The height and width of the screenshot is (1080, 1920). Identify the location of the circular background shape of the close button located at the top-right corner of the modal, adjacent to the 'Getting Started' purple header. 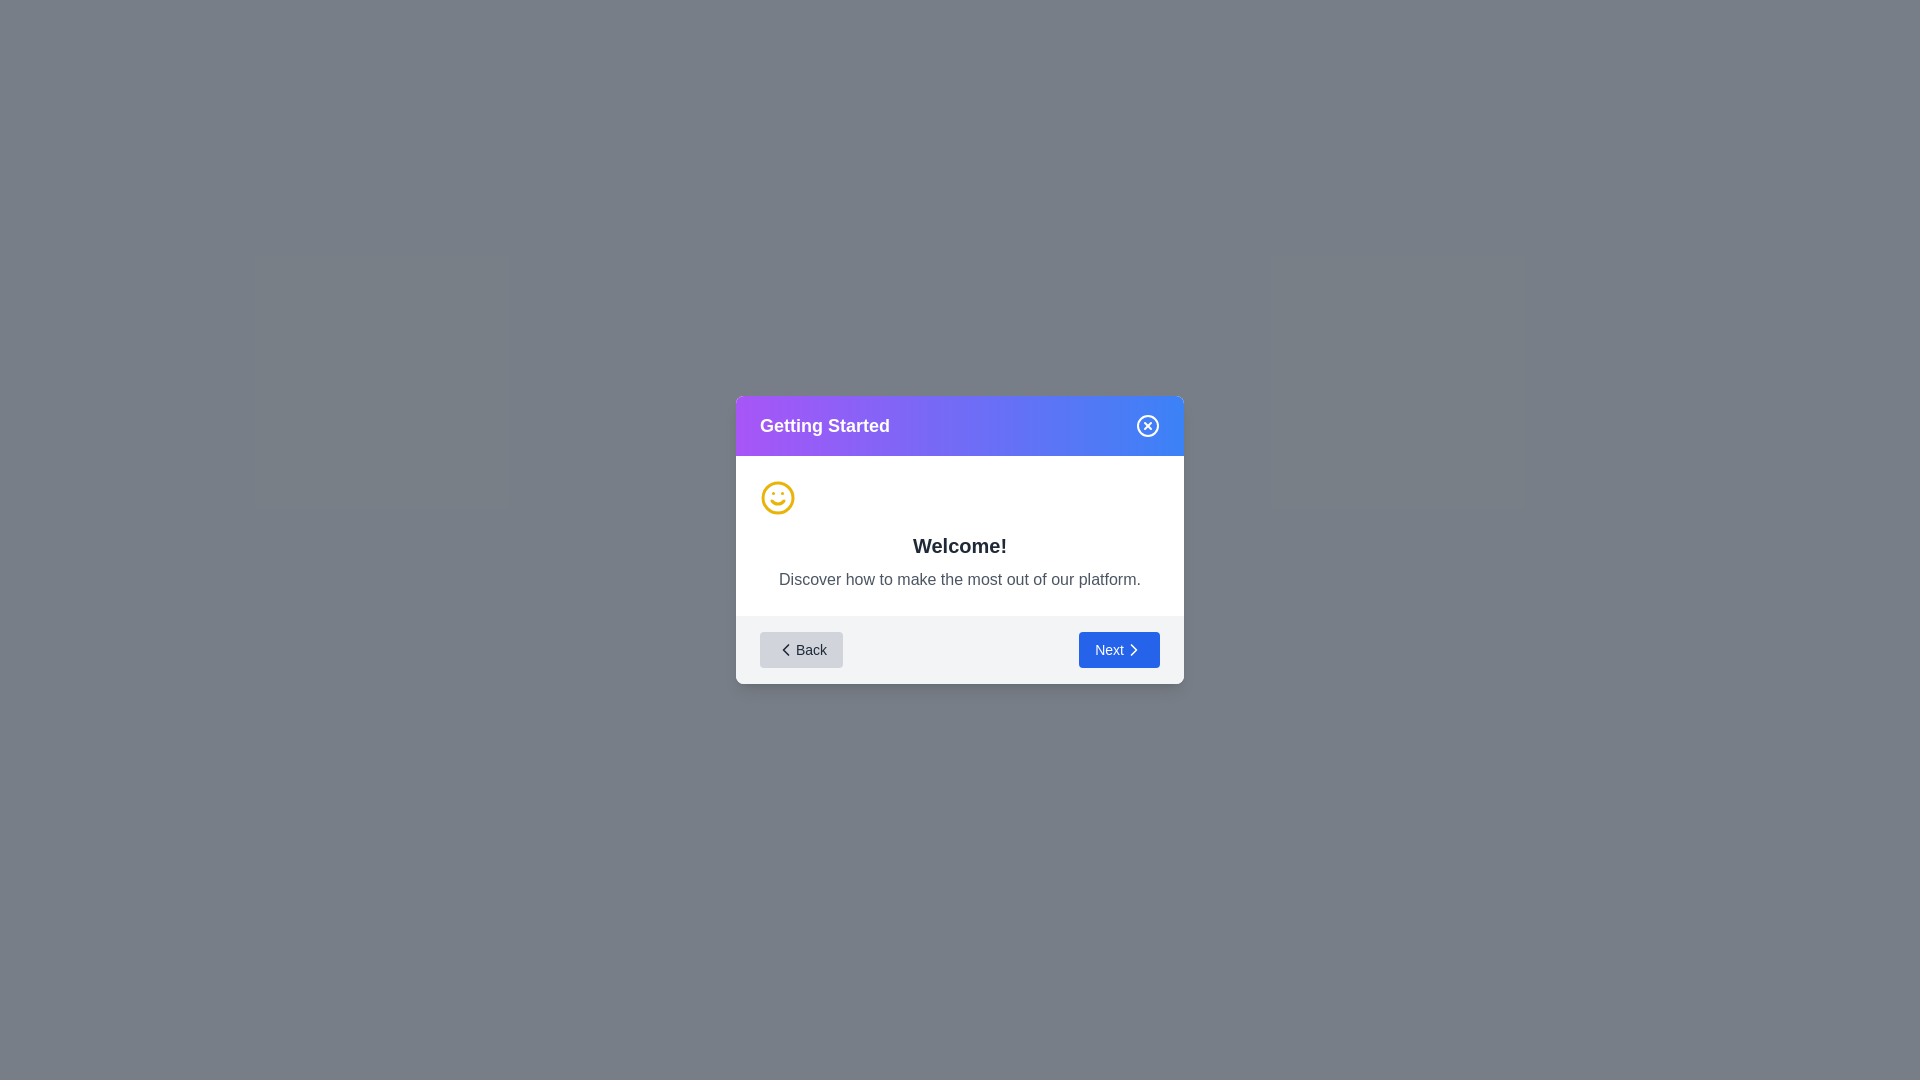
(1147, 424).